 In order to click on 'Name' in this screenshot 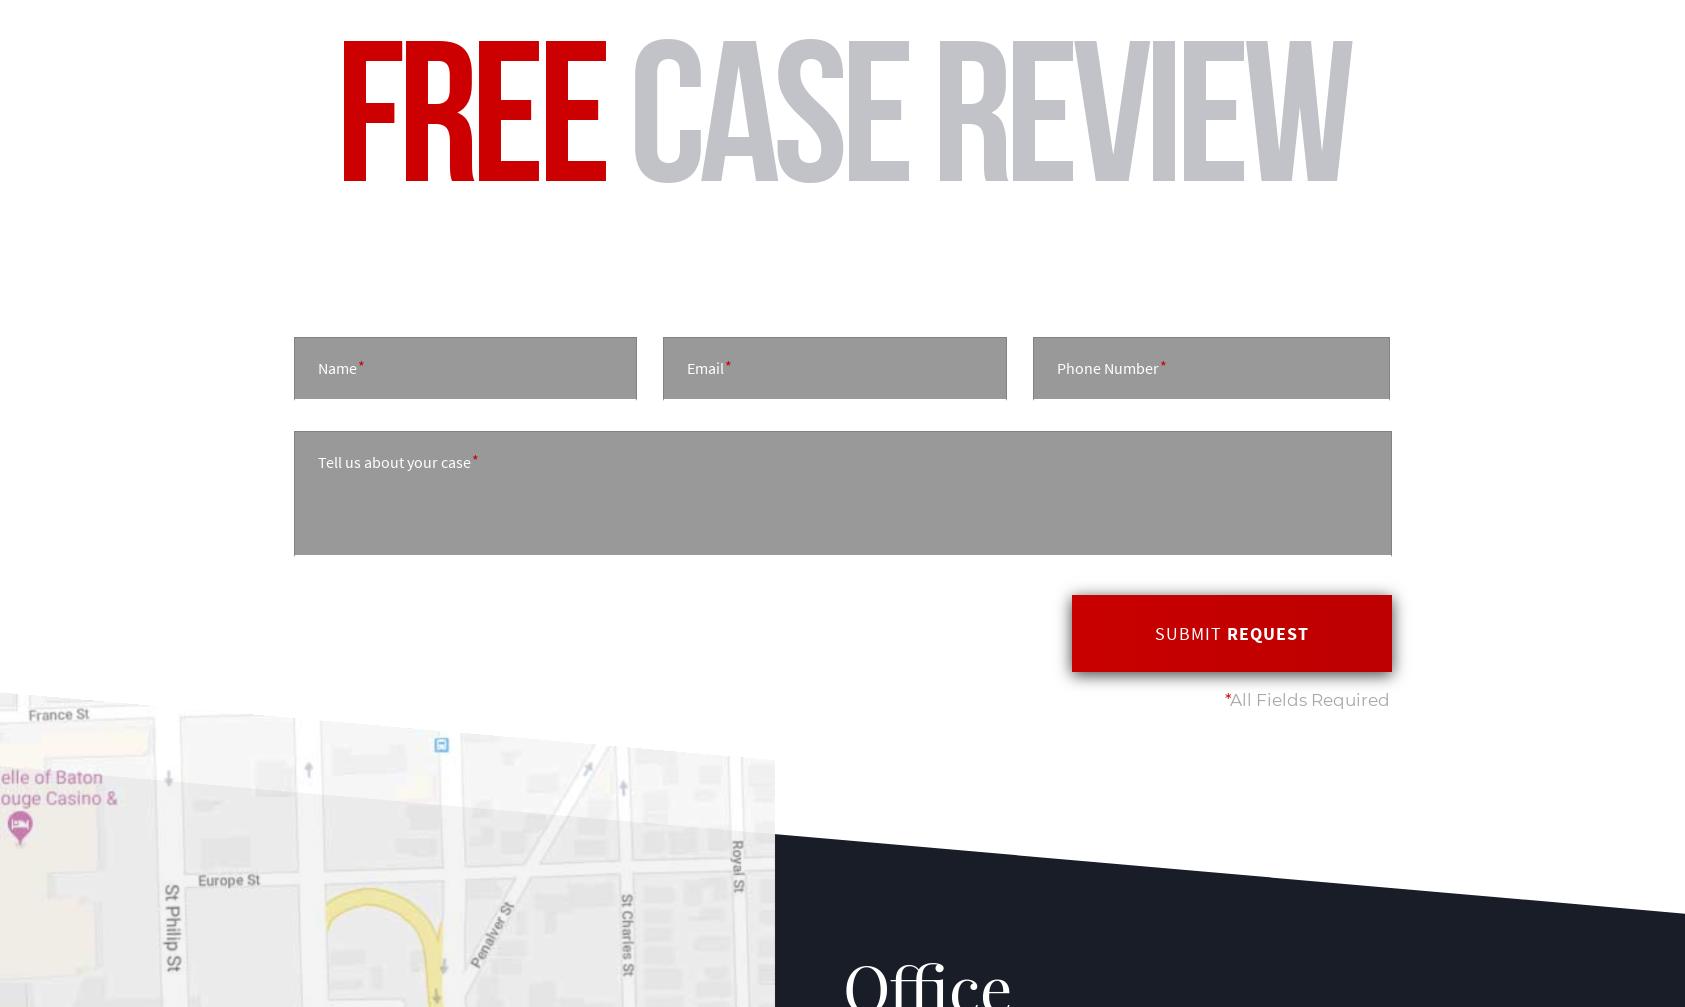, I will do `click(336, 367)`.